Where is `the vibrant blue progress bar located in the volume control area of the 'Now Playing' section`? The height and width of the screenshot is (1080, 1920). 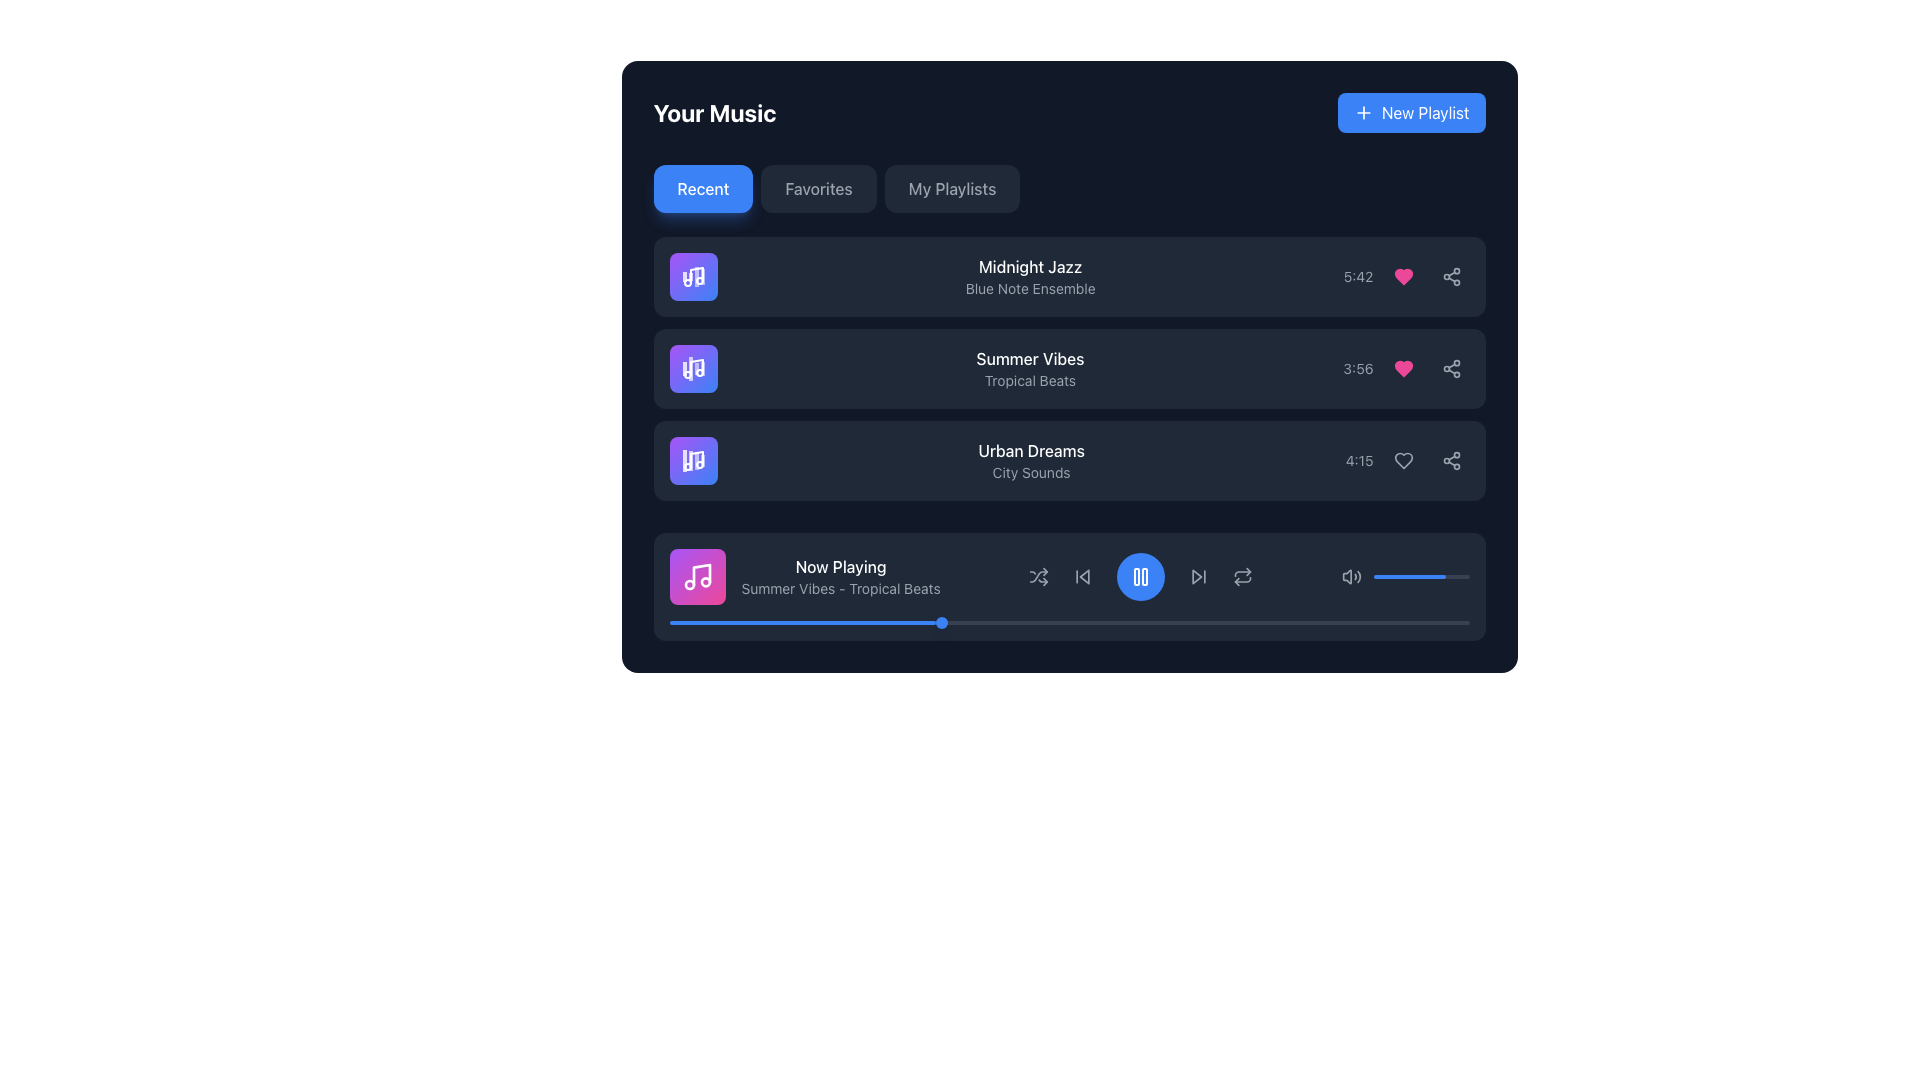
the vibrant blue progress bar located in the volume control area of the 'Now Playing' section is located at coordinates (1408, 577).